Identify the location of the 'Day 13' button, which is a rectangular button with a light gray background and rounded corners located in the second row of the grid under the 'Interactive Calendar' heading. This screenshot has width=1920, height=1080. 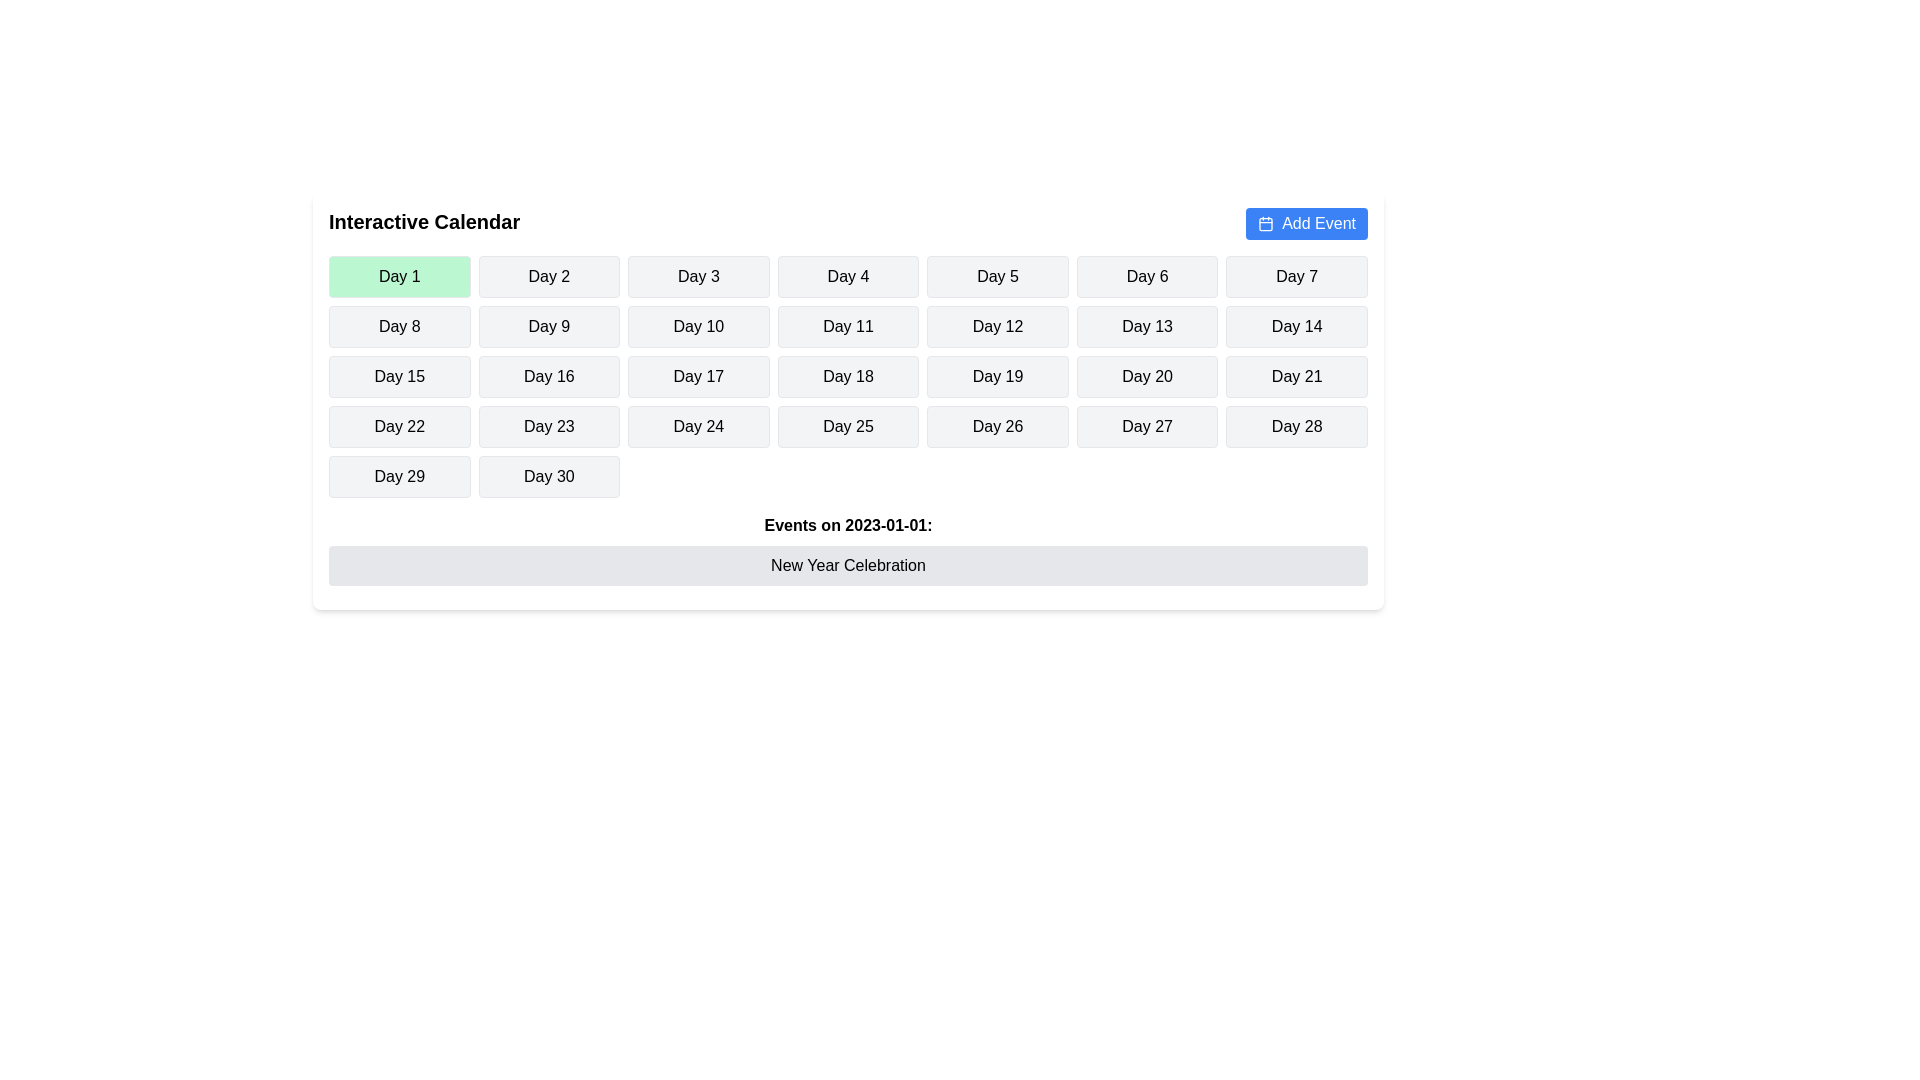
(1147, 326).